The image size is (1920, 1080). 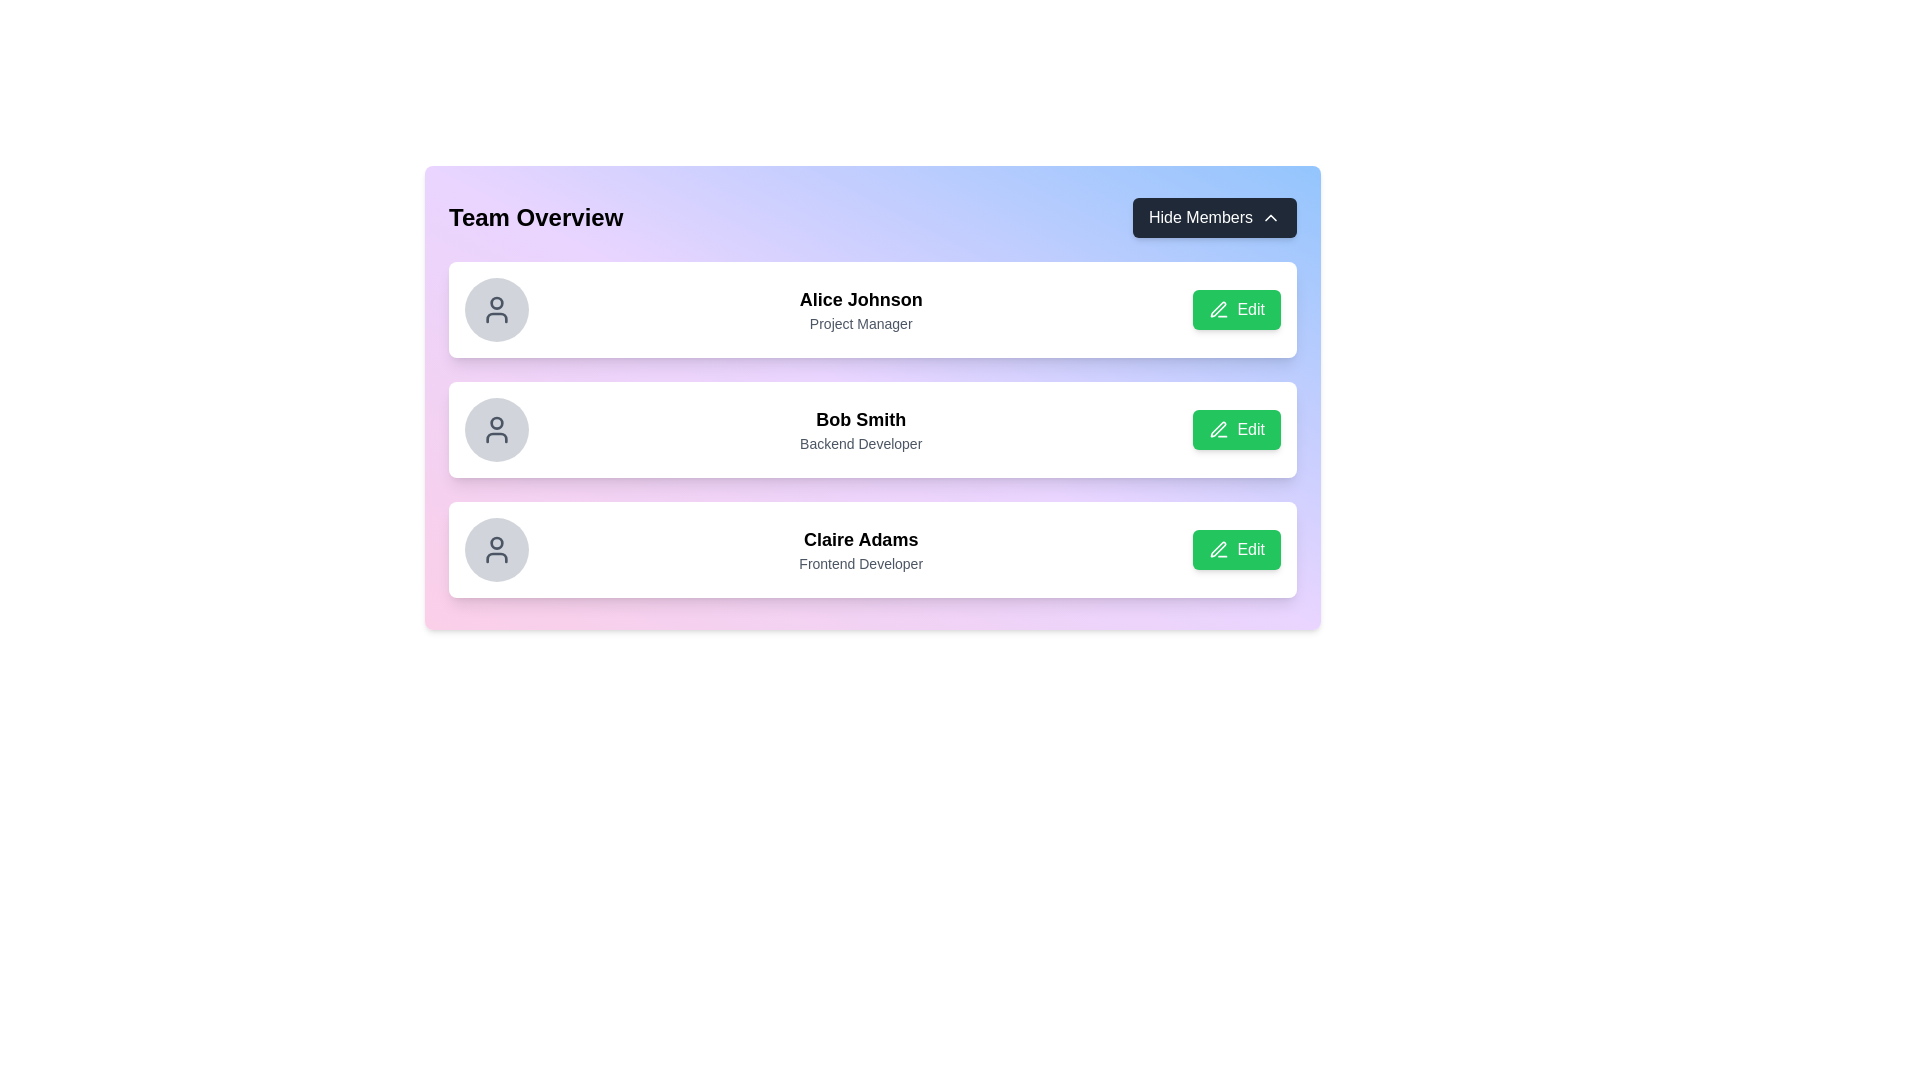 I want to click on the pen icon associated with the 'Edit' button for the topmost team member, Alice Johnson, to initiate the edit action, so click(x=1218, y=309).